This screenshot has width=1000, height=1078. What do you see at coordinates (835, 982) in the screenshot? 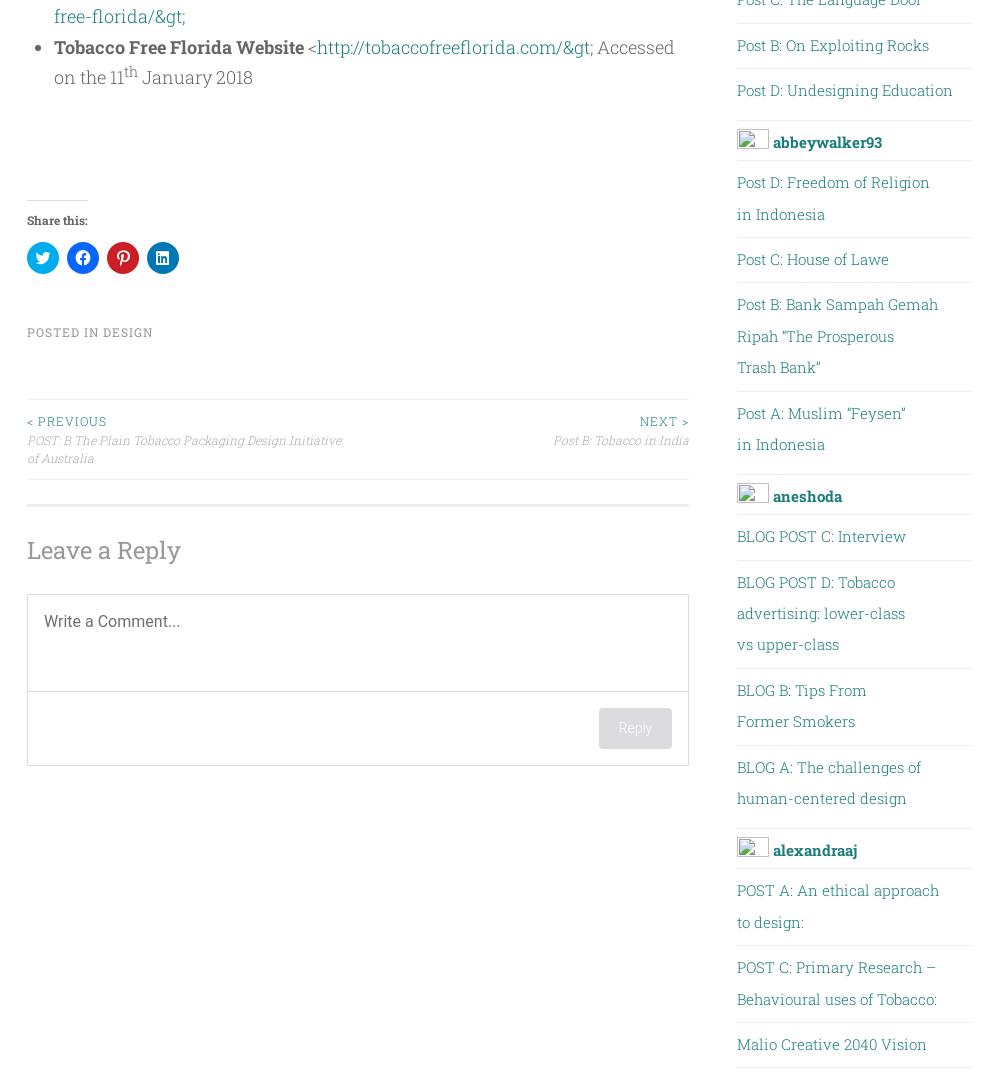
I see `'POST C: Primary Research – Behavioural uses of Tobacco:'` at bounding box center [835, 982].